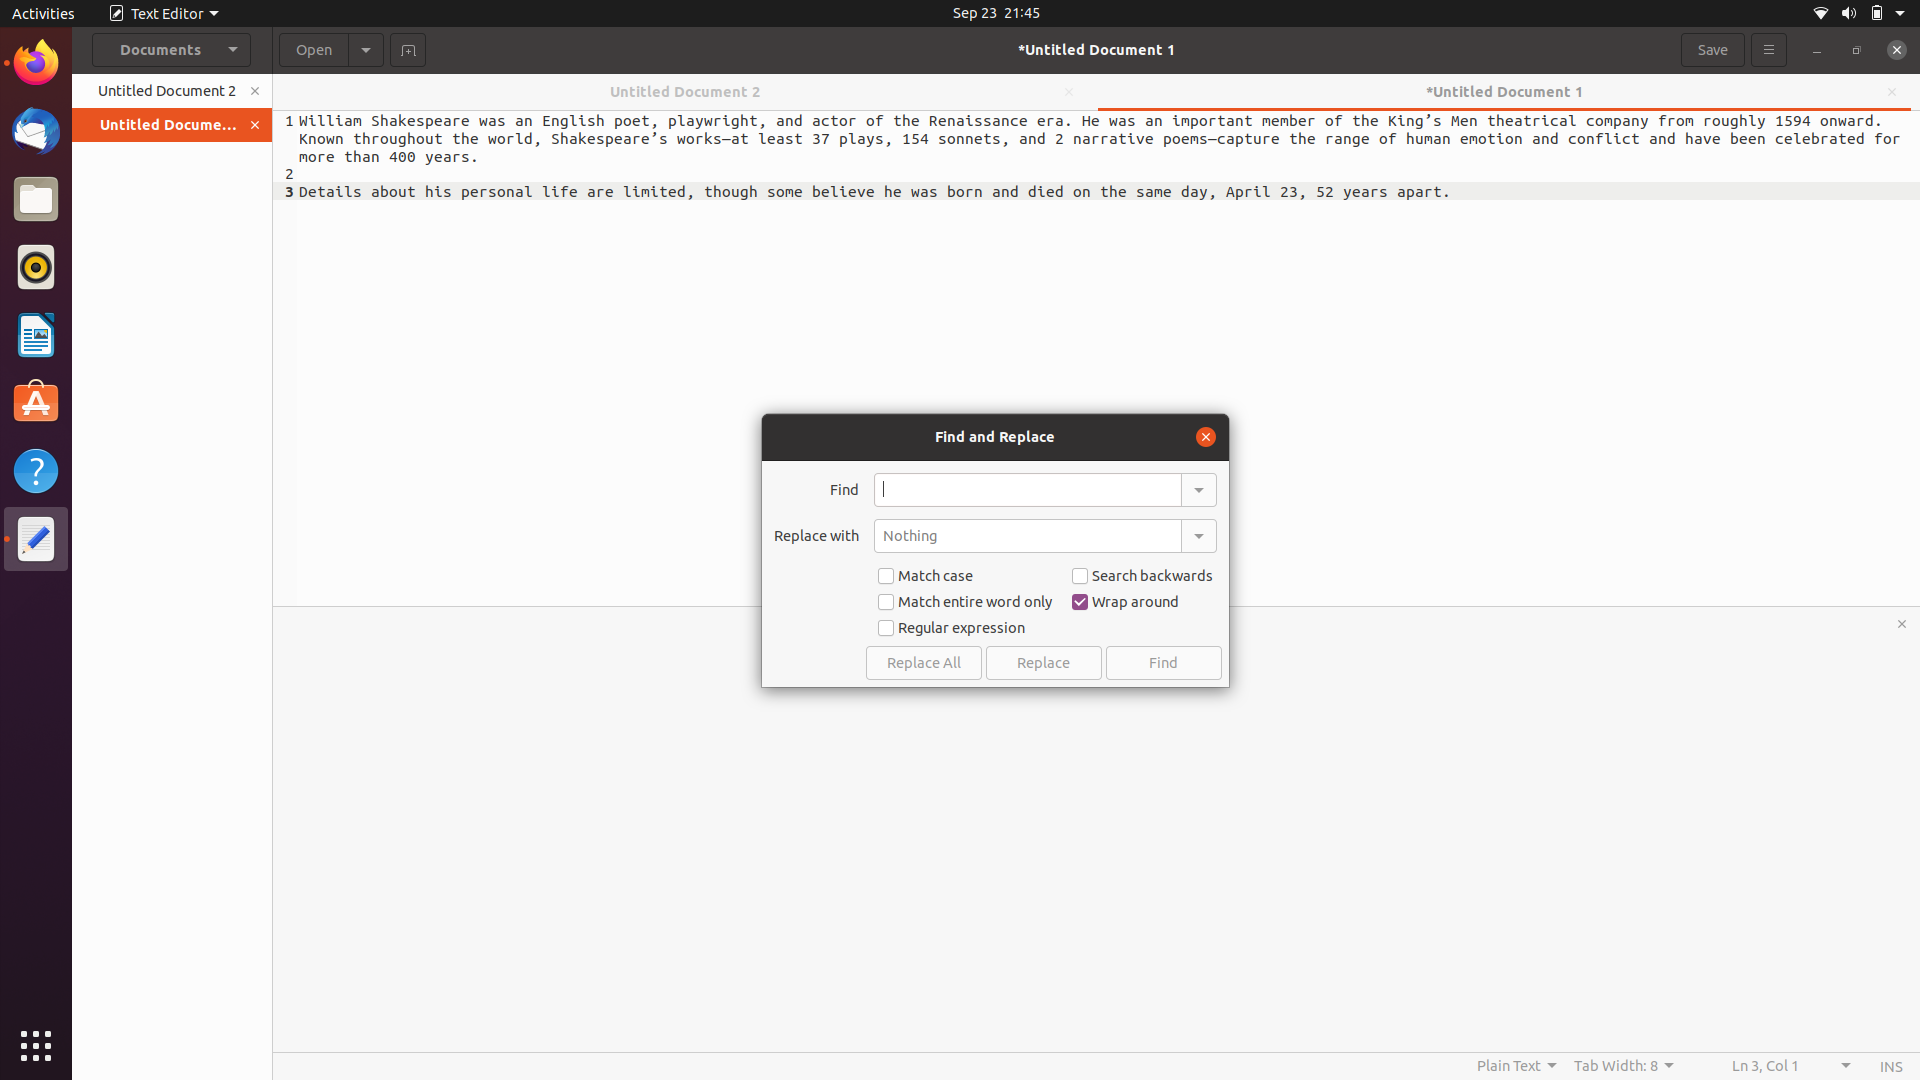 The width and height of the screenshot is (1920, 1080). What do you see at coordinates (1027, 489) in the screenshot?
I see `Substitute the last instance of the term "have" with "are` at bounding box center [1027, 489].